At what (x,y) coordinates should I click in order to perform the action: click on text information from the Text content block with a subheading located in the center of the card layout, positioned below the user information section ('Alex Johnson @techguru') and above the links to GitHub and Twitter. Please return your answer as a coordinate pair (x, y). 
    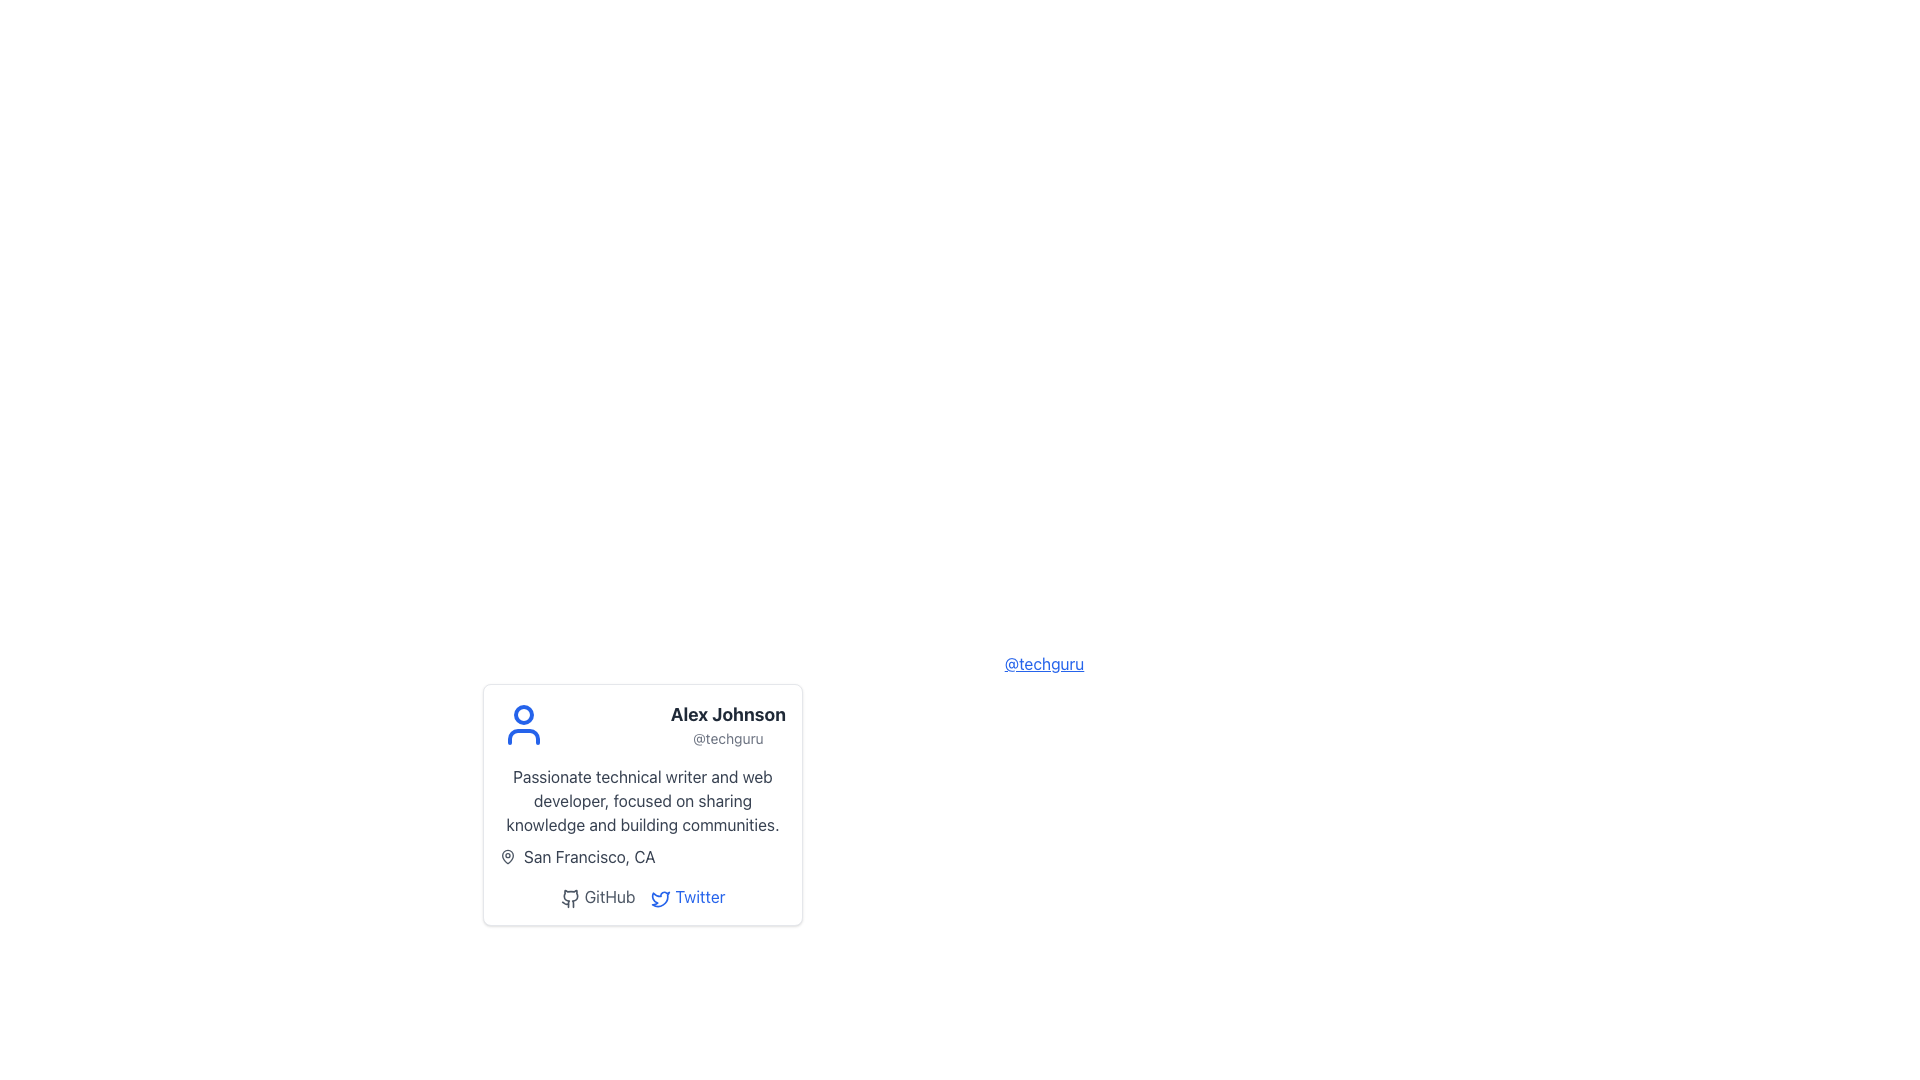
    Looking at the image, I should click on (643, 817).